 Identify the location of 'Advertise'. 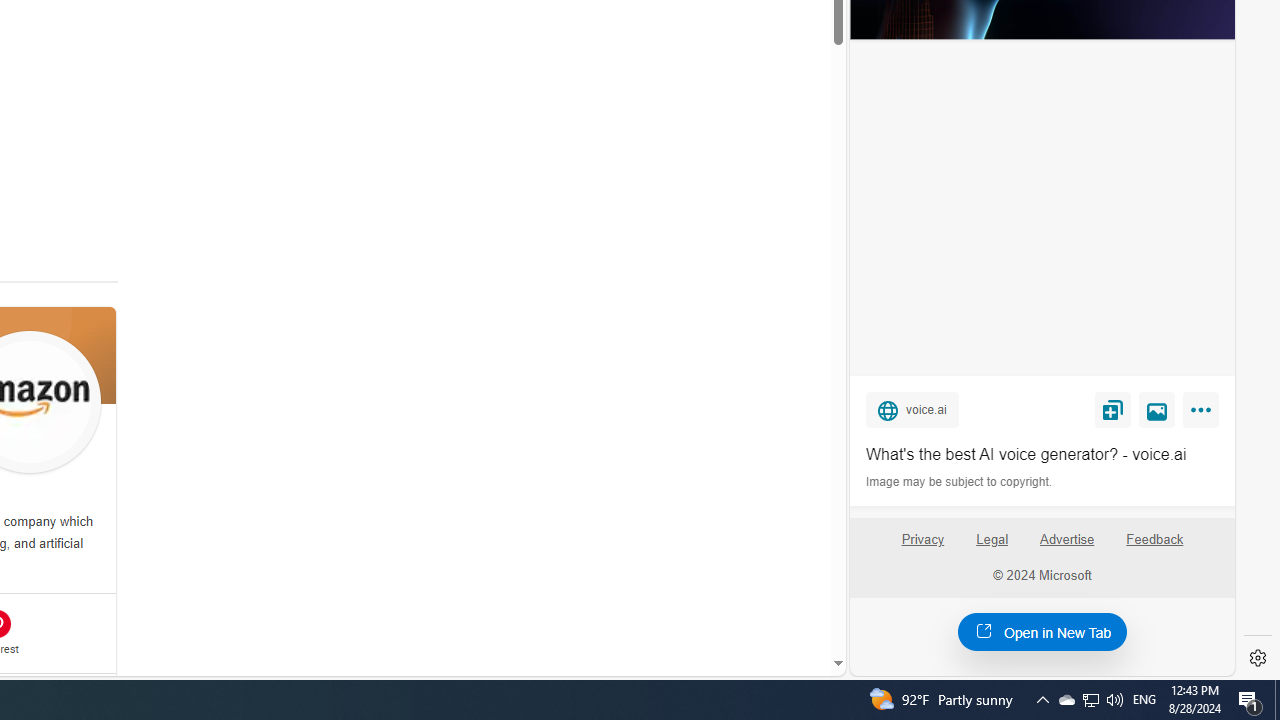
(1065, 538).